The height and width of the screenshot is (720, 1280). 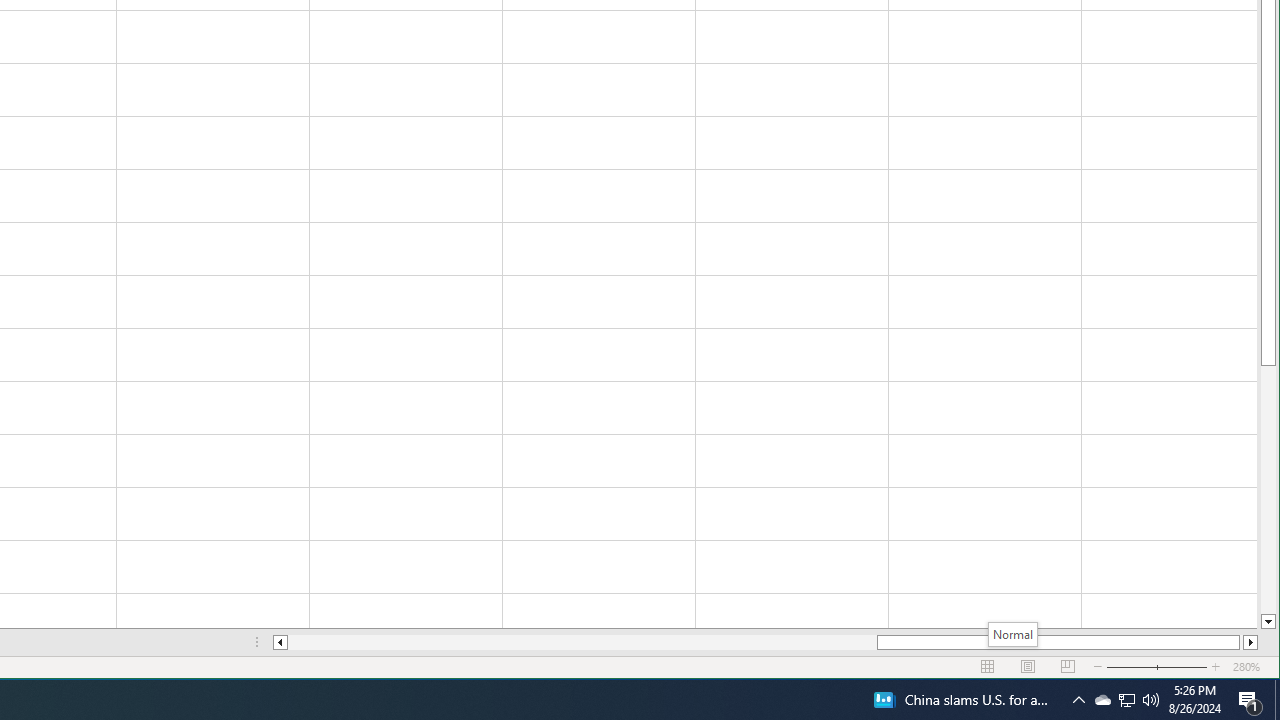 I want to click on 'Action Center, 1 new notification', so click(x=1276, y=698).